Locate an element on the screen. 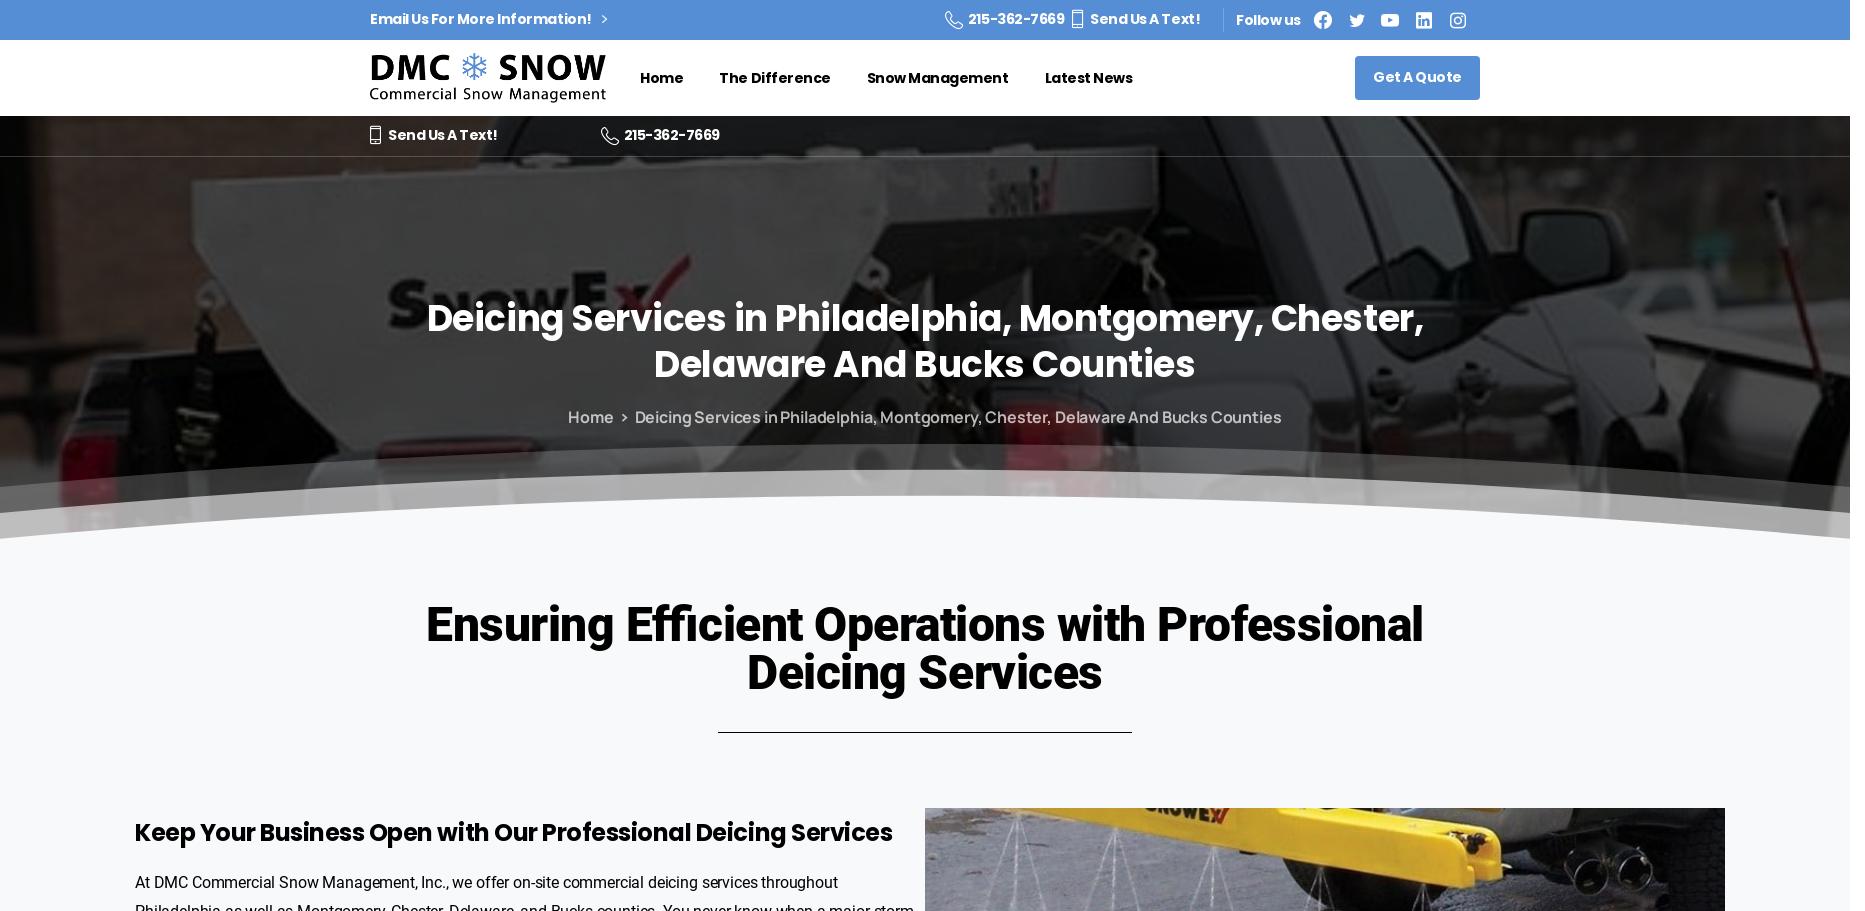  'Bucks' is located at coordinates (968, 363).